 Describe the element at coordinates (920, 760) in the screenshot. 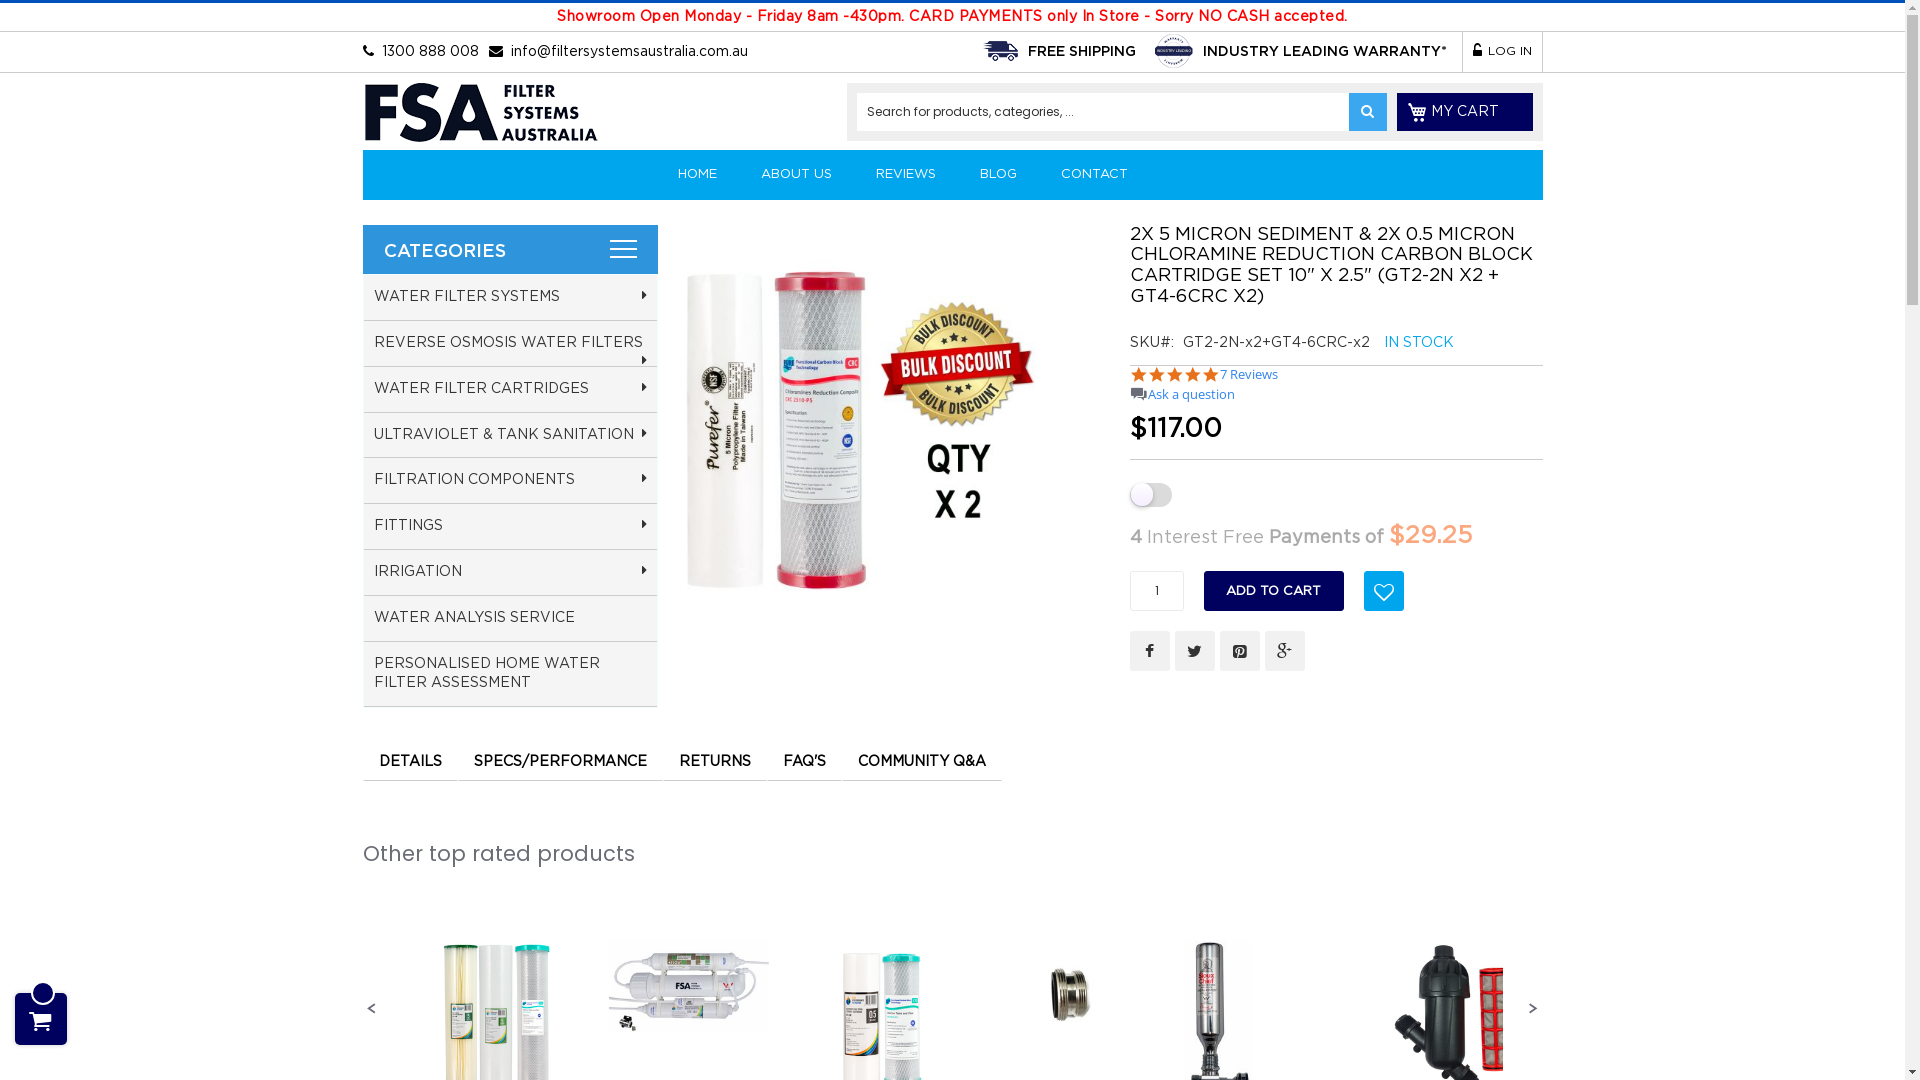

I see `'COMMUNITY Q&A'` at that location.